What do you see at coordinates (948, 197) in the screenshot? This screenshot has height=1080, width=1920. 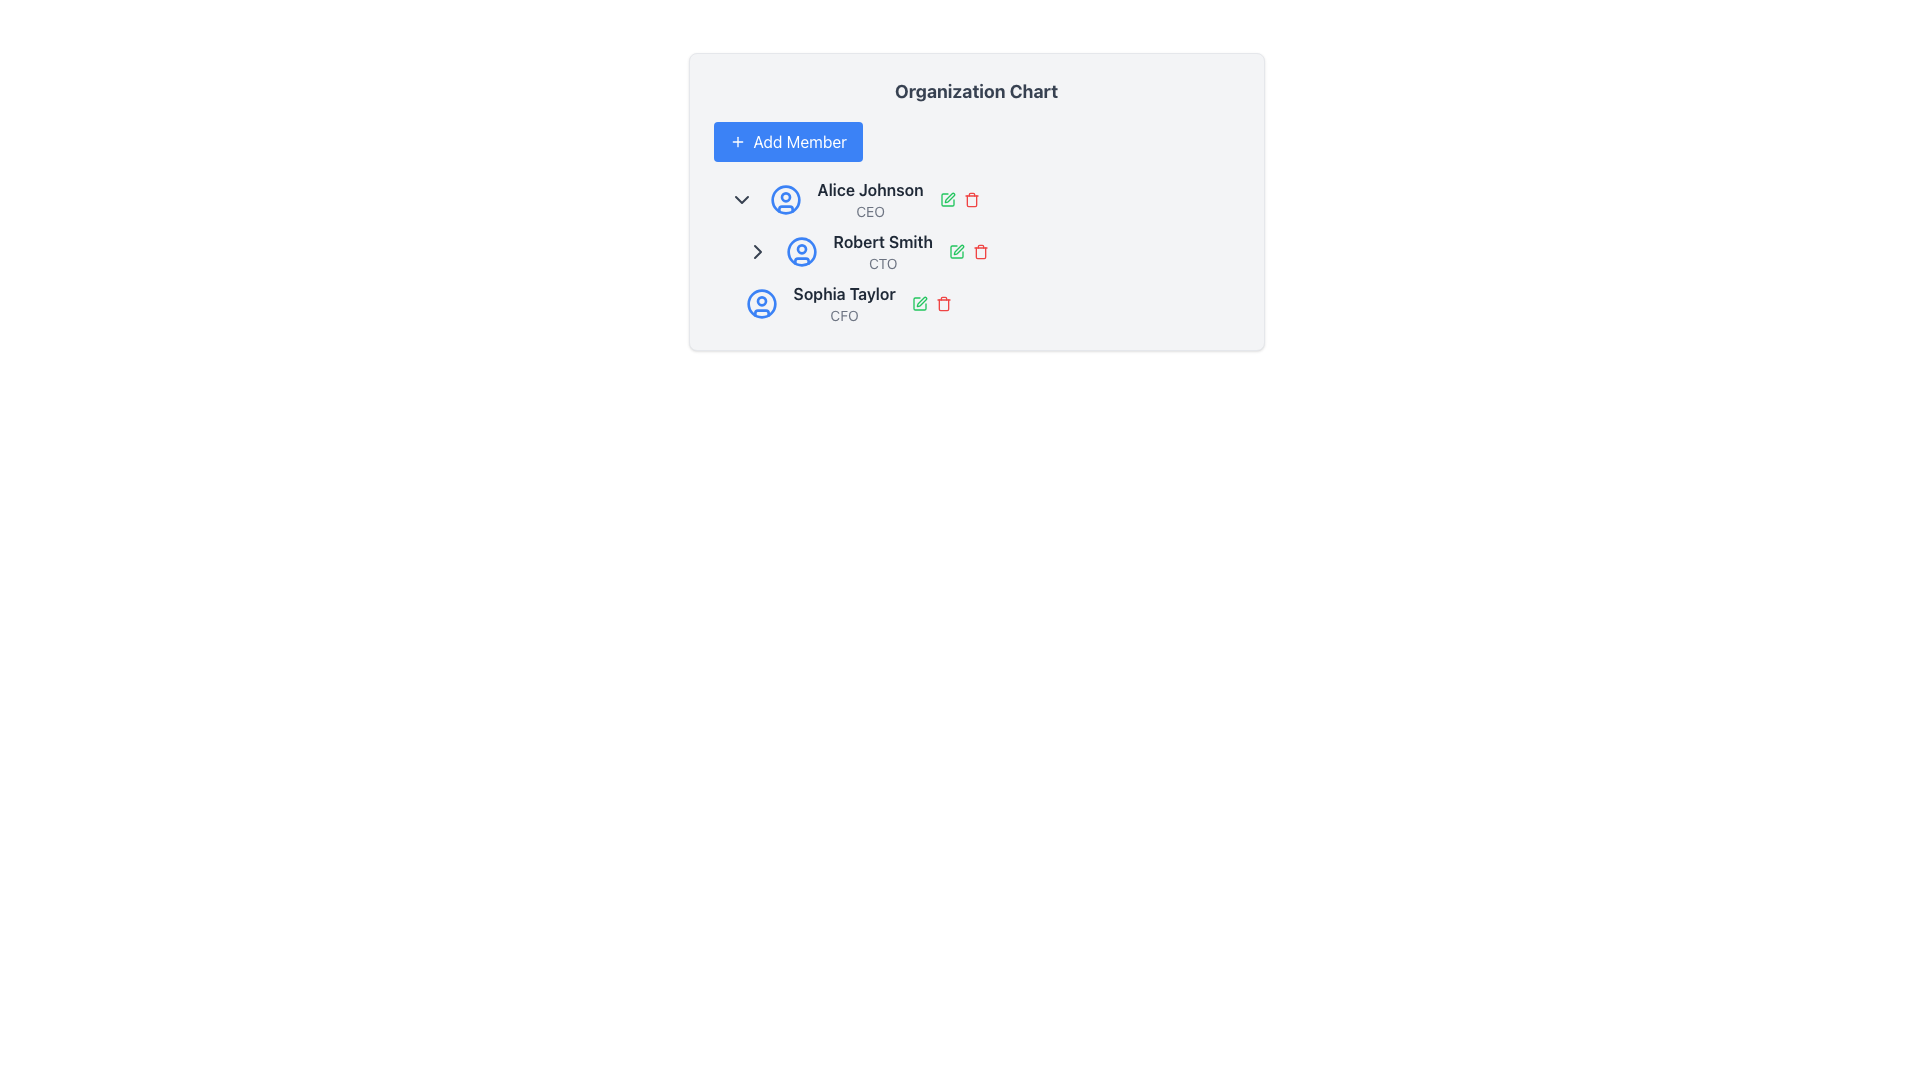 I see `the edit action icon located to the left of the red trash icon in the row associated with Alice Johnson` at bounding box center [948, 197].